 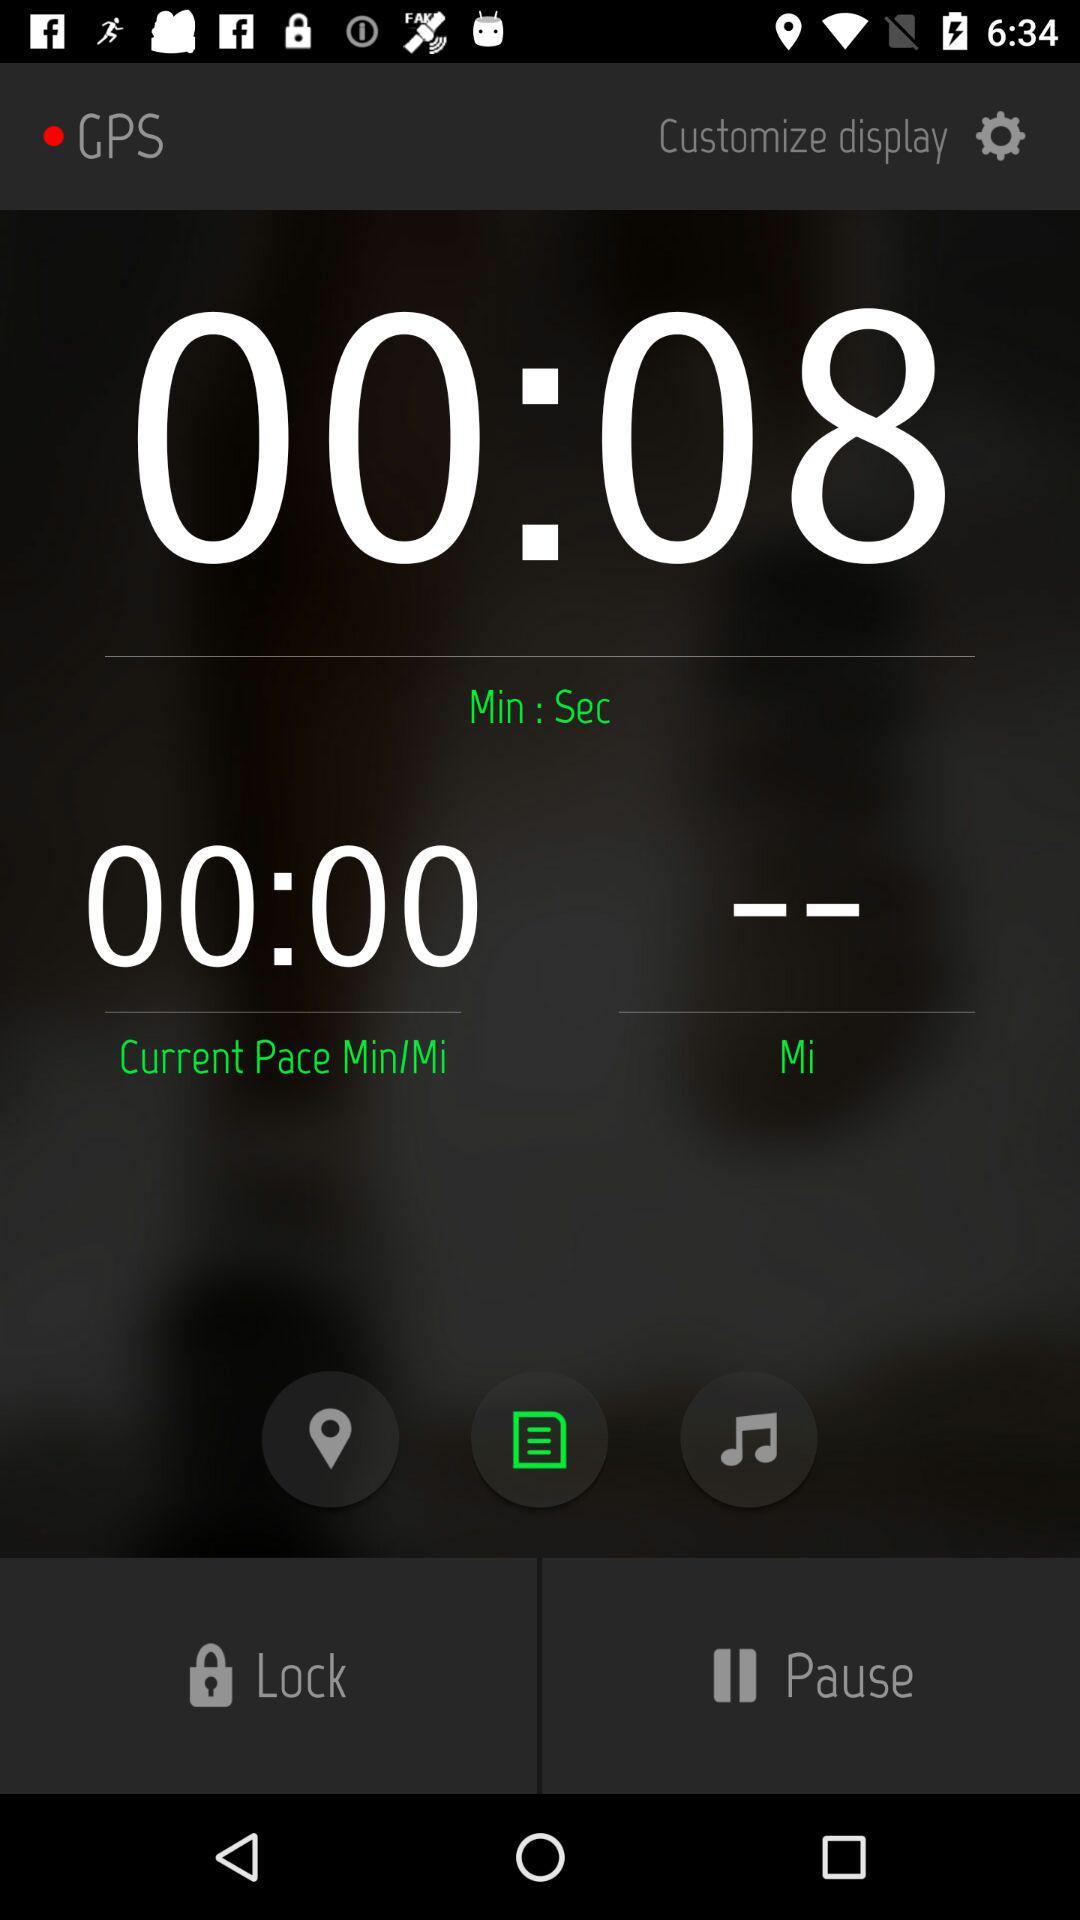 What do you see at coordinates (538, 1438) in the screenshot?
I see `main` at bounding box center [538, 1438].